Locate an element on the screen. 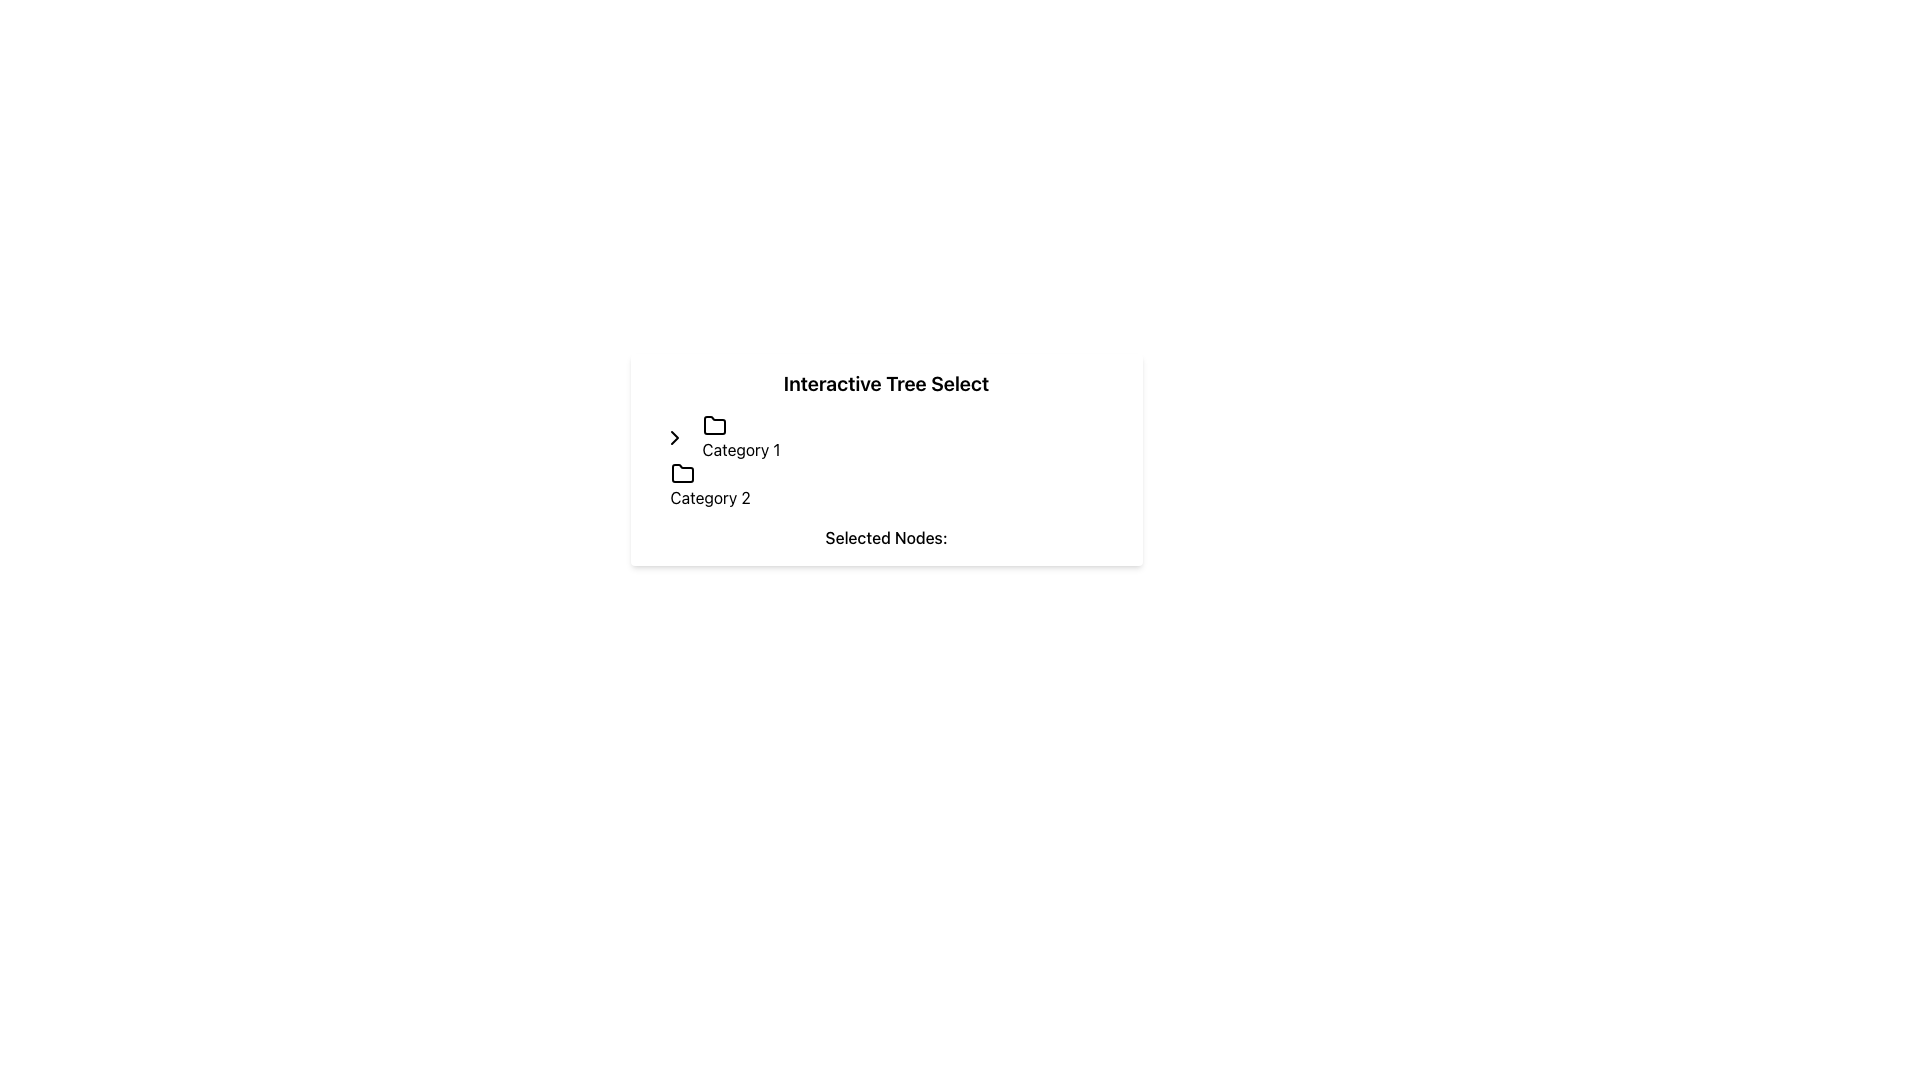 The height and width of the screenshot is (1080, 1920). the SVG icon representing the folder associated with 'Category 1', located to the left of the 'Category 1' text in the selectable tree component is located at coordinates (714, 424).